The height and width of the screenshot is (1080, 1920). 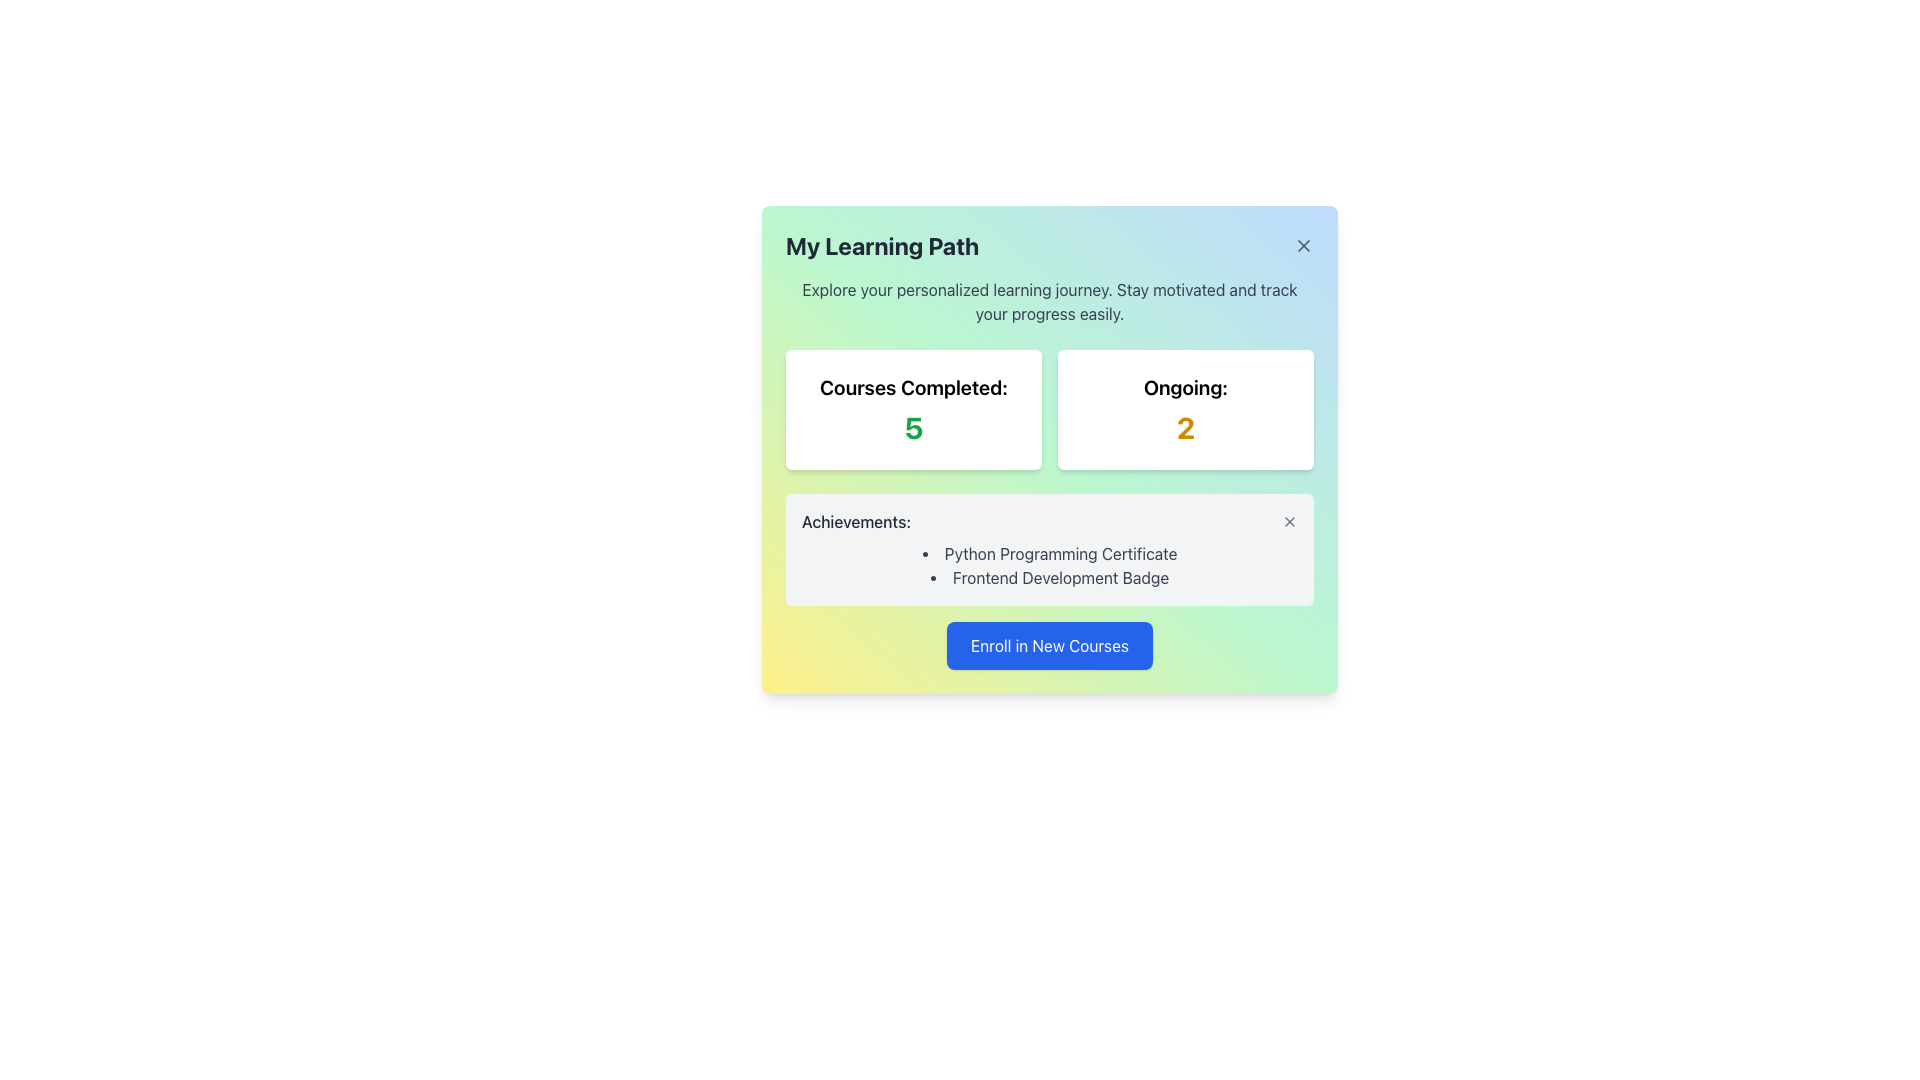 What do you see at coordinates (1185, 427) in the screenshot?
I see `the bold numeral '2' styled in yellow font, located in the middle-right section of the progress display card, under the label 'Ongoing:'` at bounding box center [1185, 427].